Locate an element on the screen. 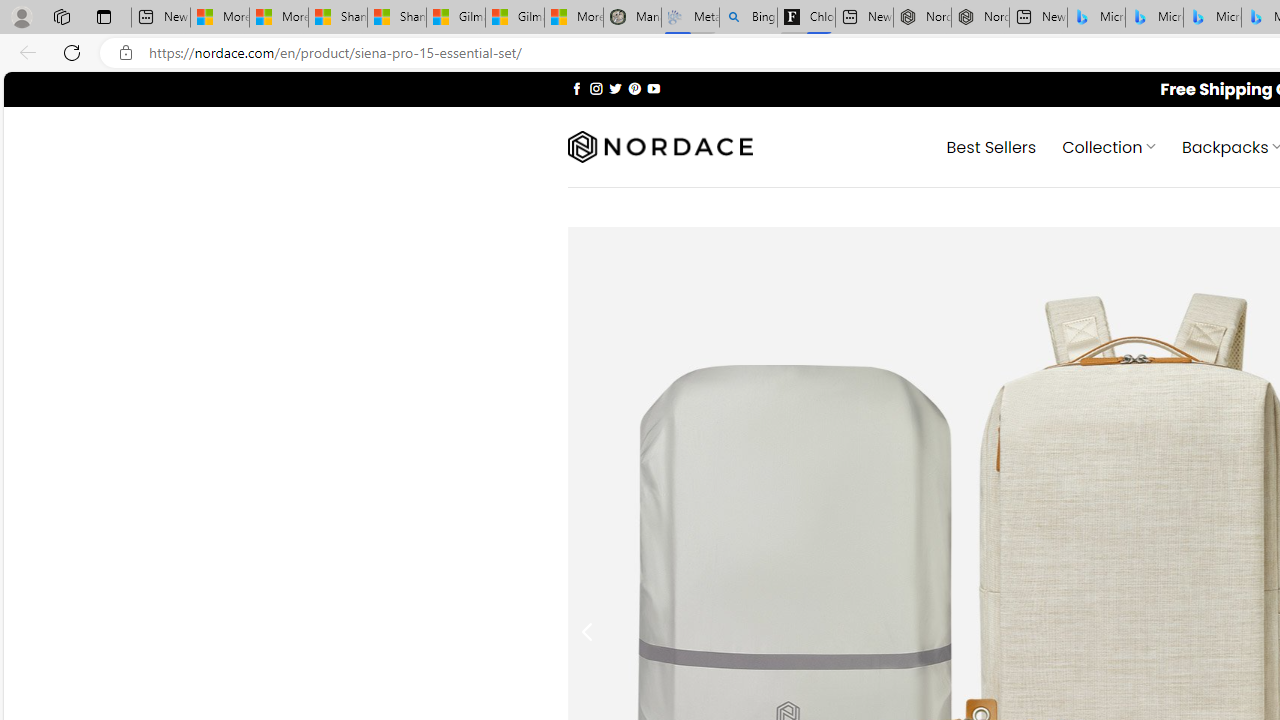 Image resolution: width=1280 pixels, height=720 pixels. ' Best Sellers' is located at coordinates (991, 145).